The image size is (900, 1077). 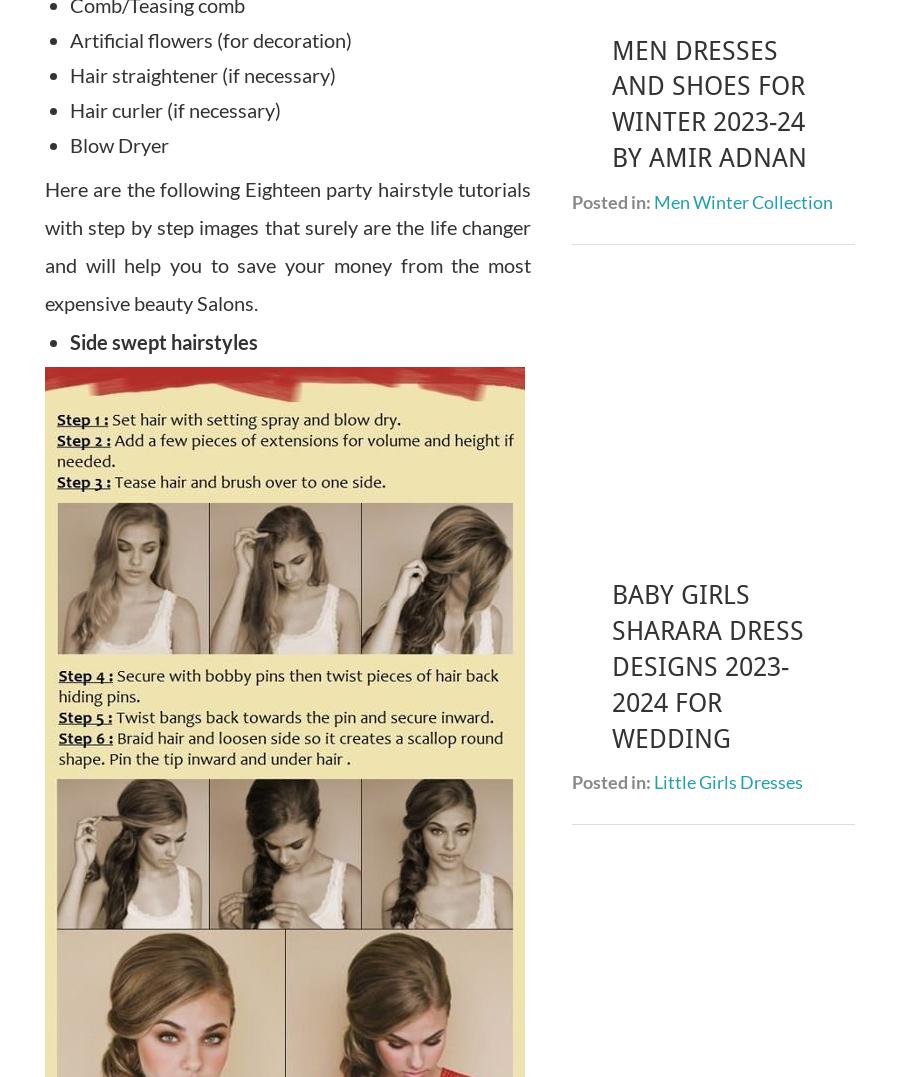 I want to click on 'Hair straightener (if necessary)', so click(x=69, y=74).